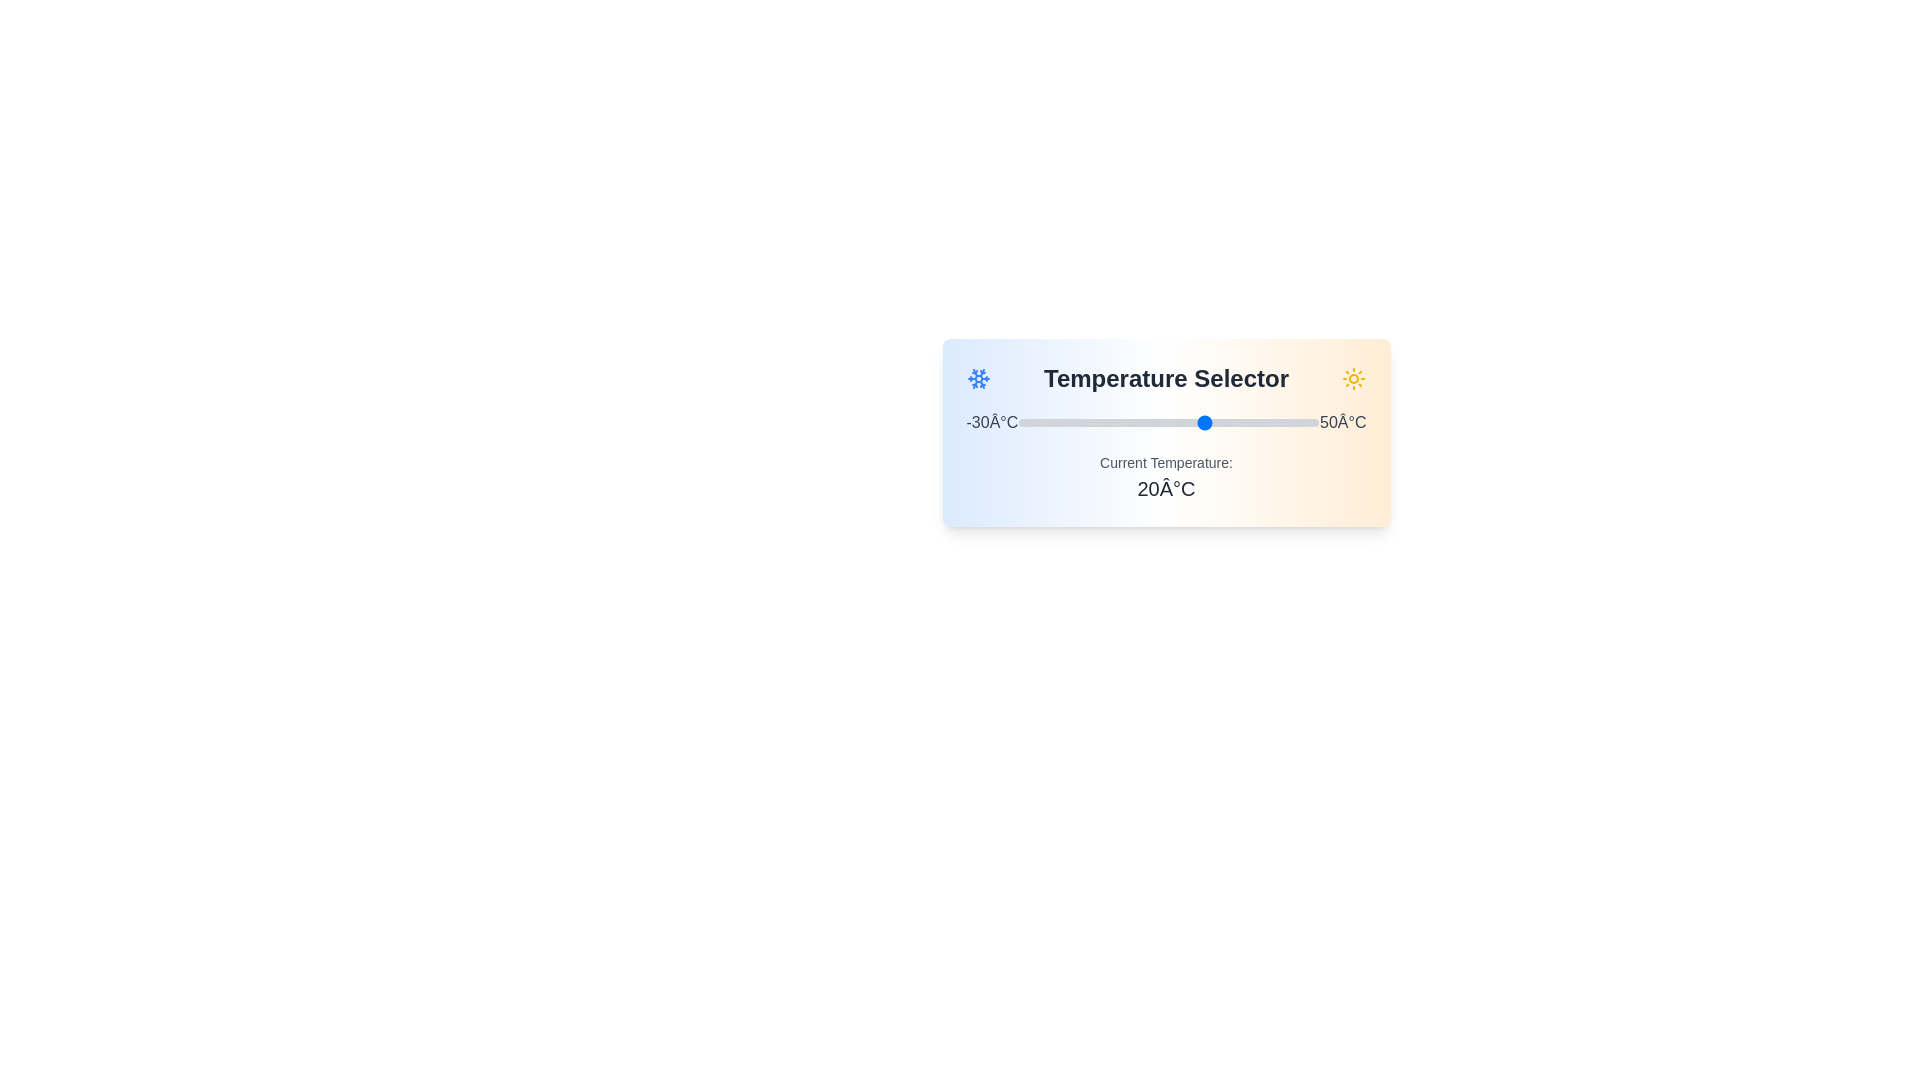 The height and width of the screenshot is (1080, 1920). Describe the element at coordinates (1285, 422) in the screenshot. I see `the temperature` at that location.